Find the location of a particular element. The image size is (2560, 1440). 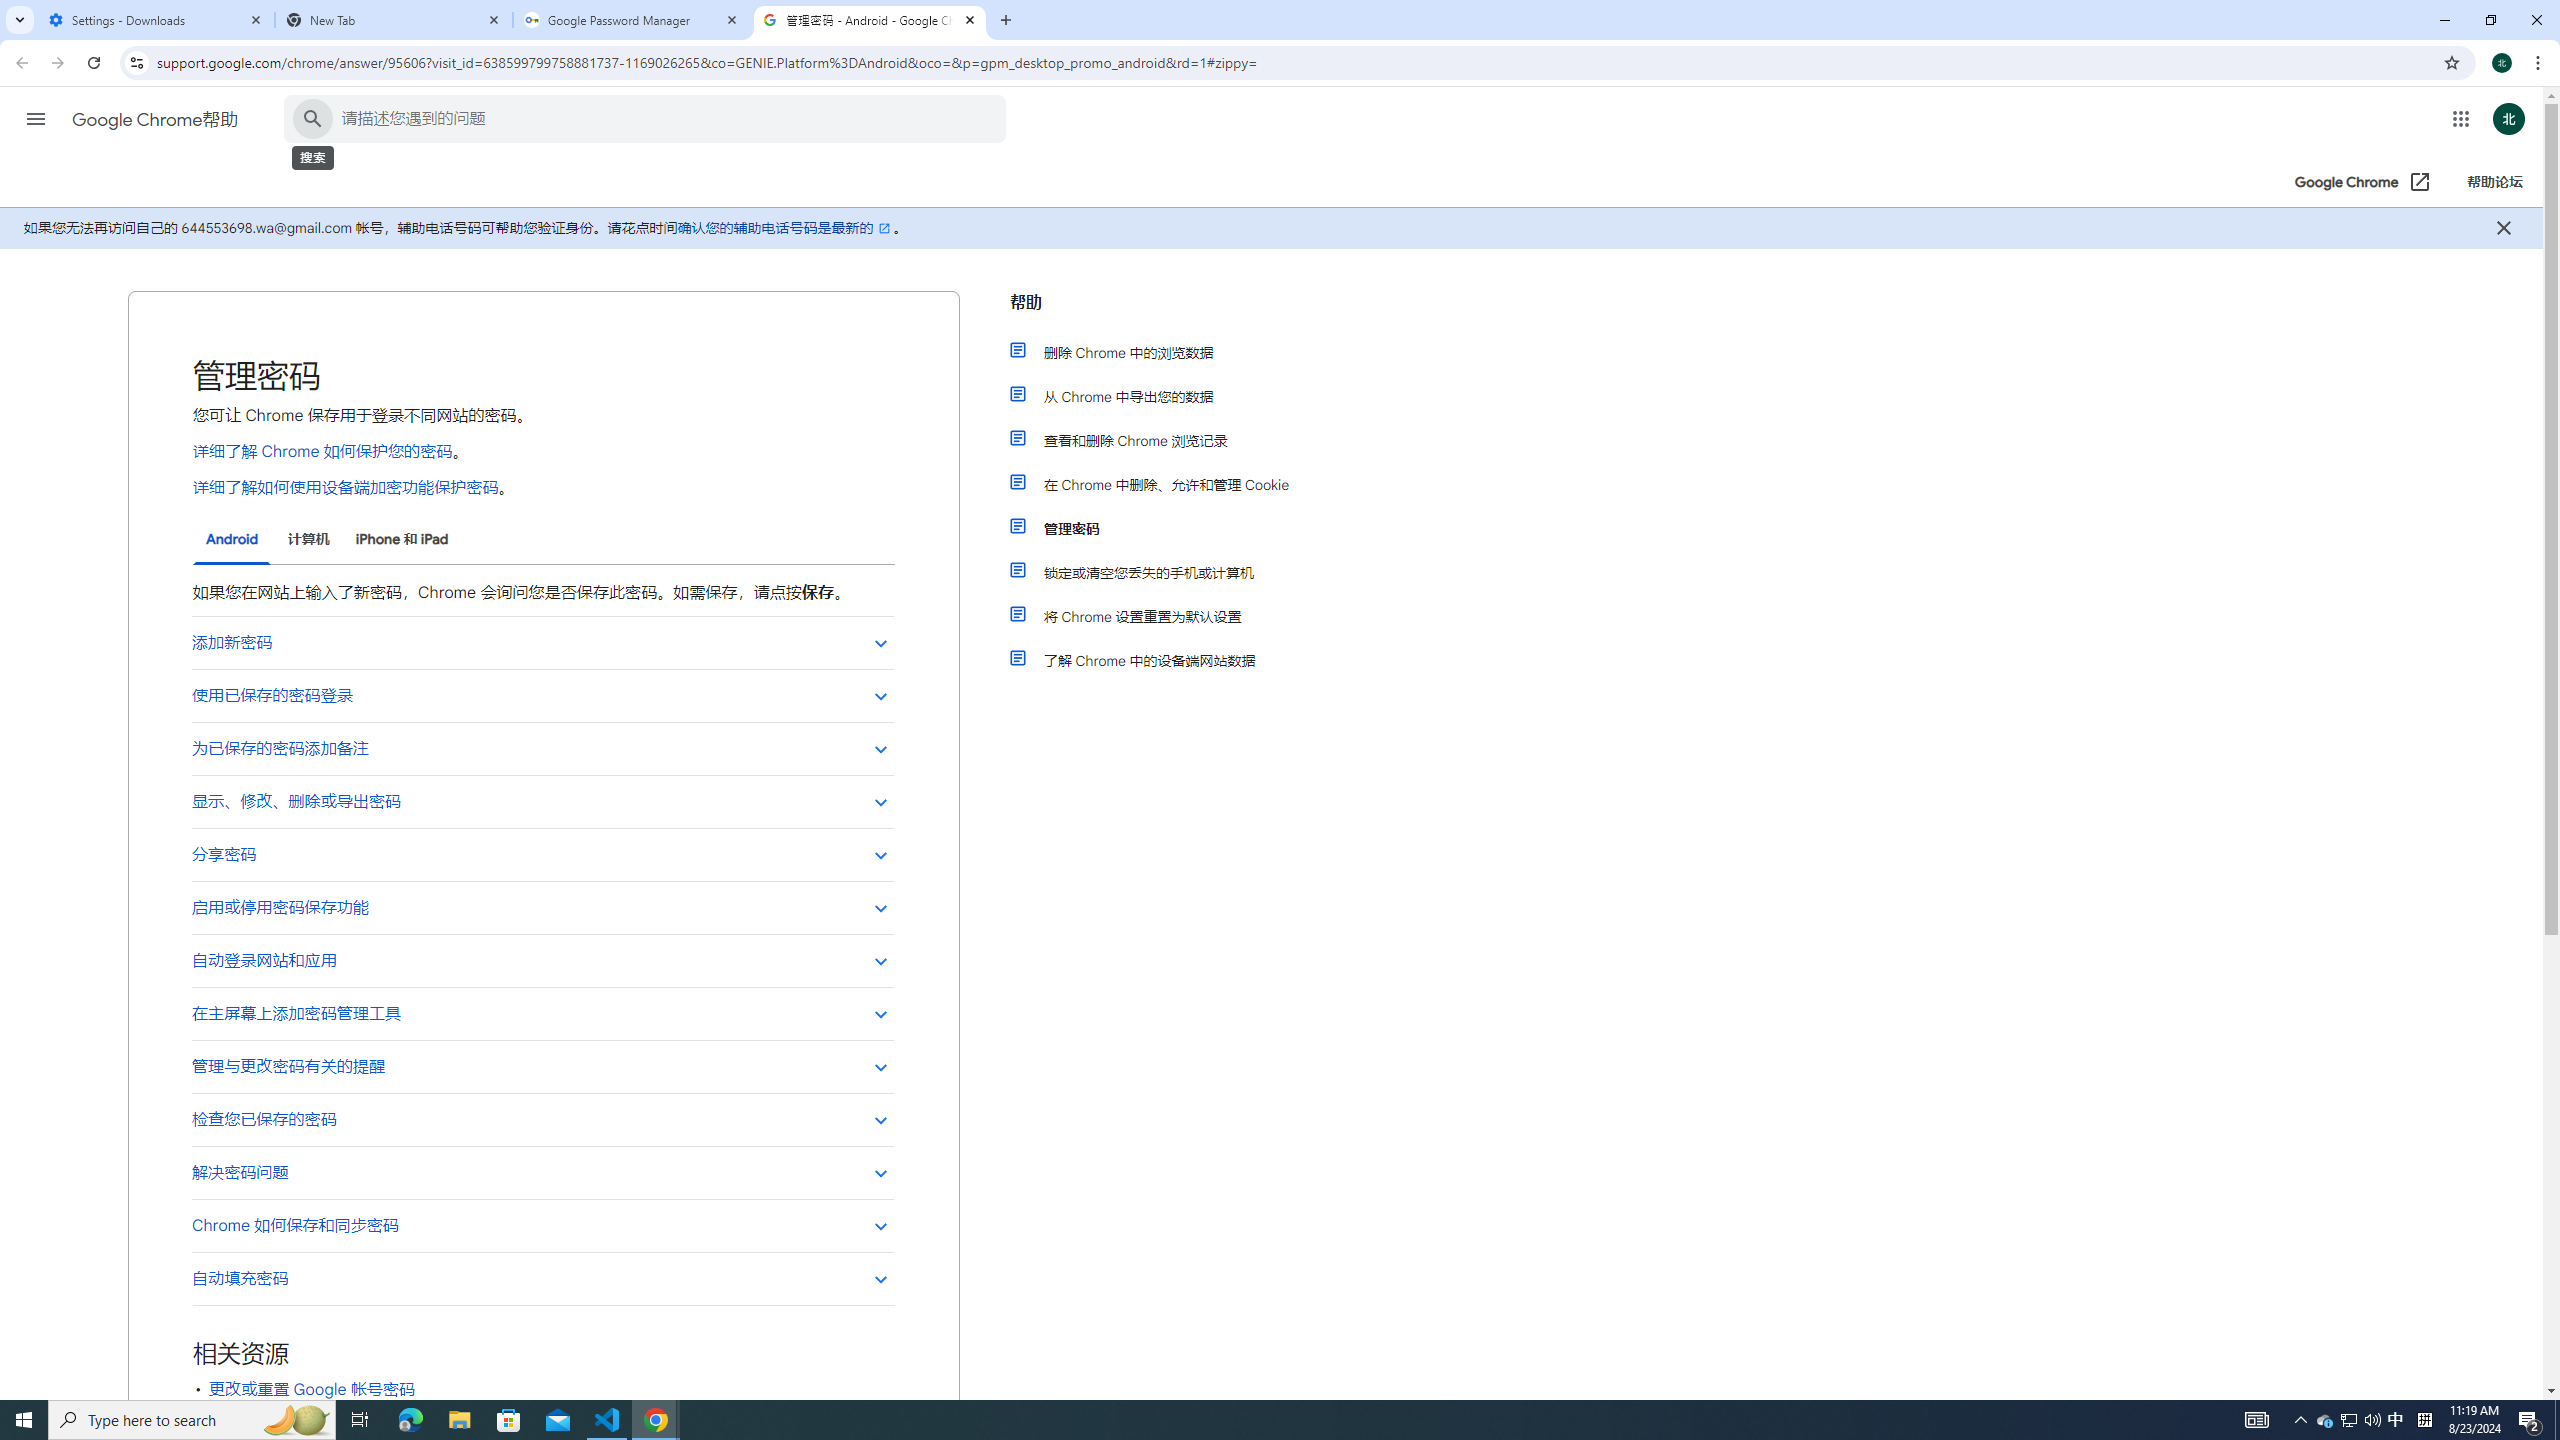

'Android' is located at coordinates (231, 540).